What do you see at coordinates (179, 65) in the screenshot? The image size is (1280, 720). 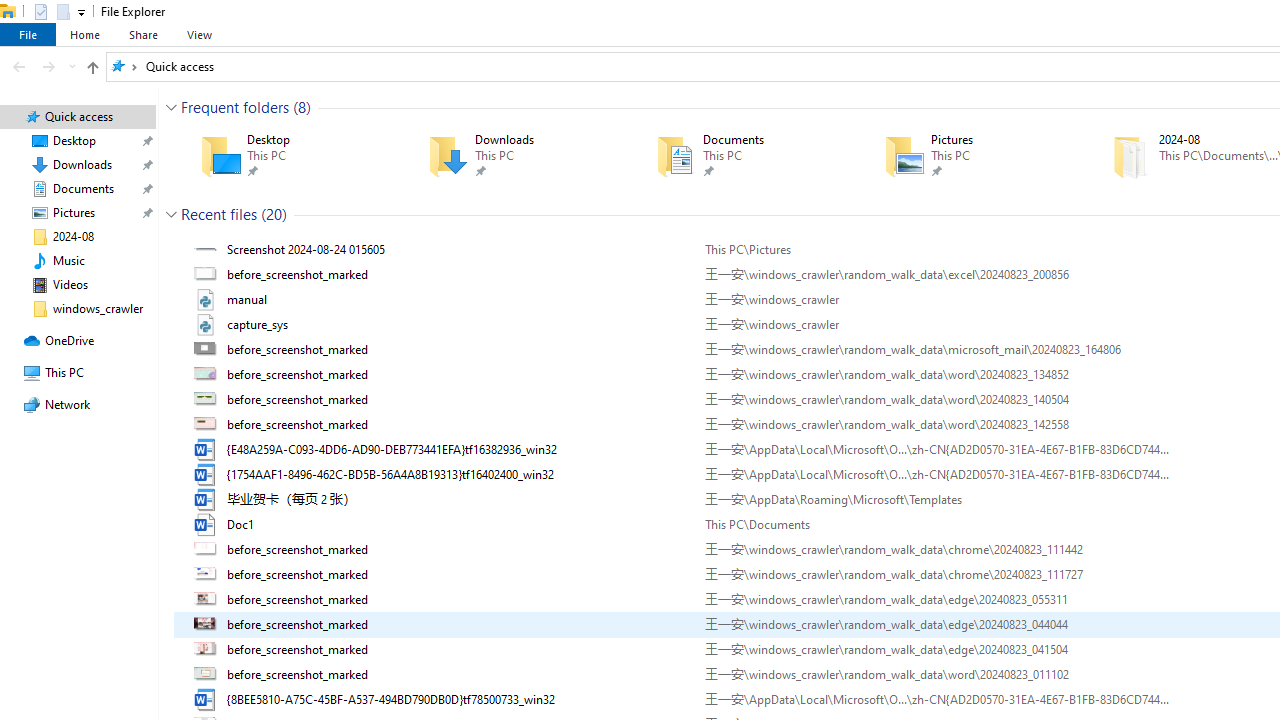 I see `'Quick access'` at bounding box center [179, 65].